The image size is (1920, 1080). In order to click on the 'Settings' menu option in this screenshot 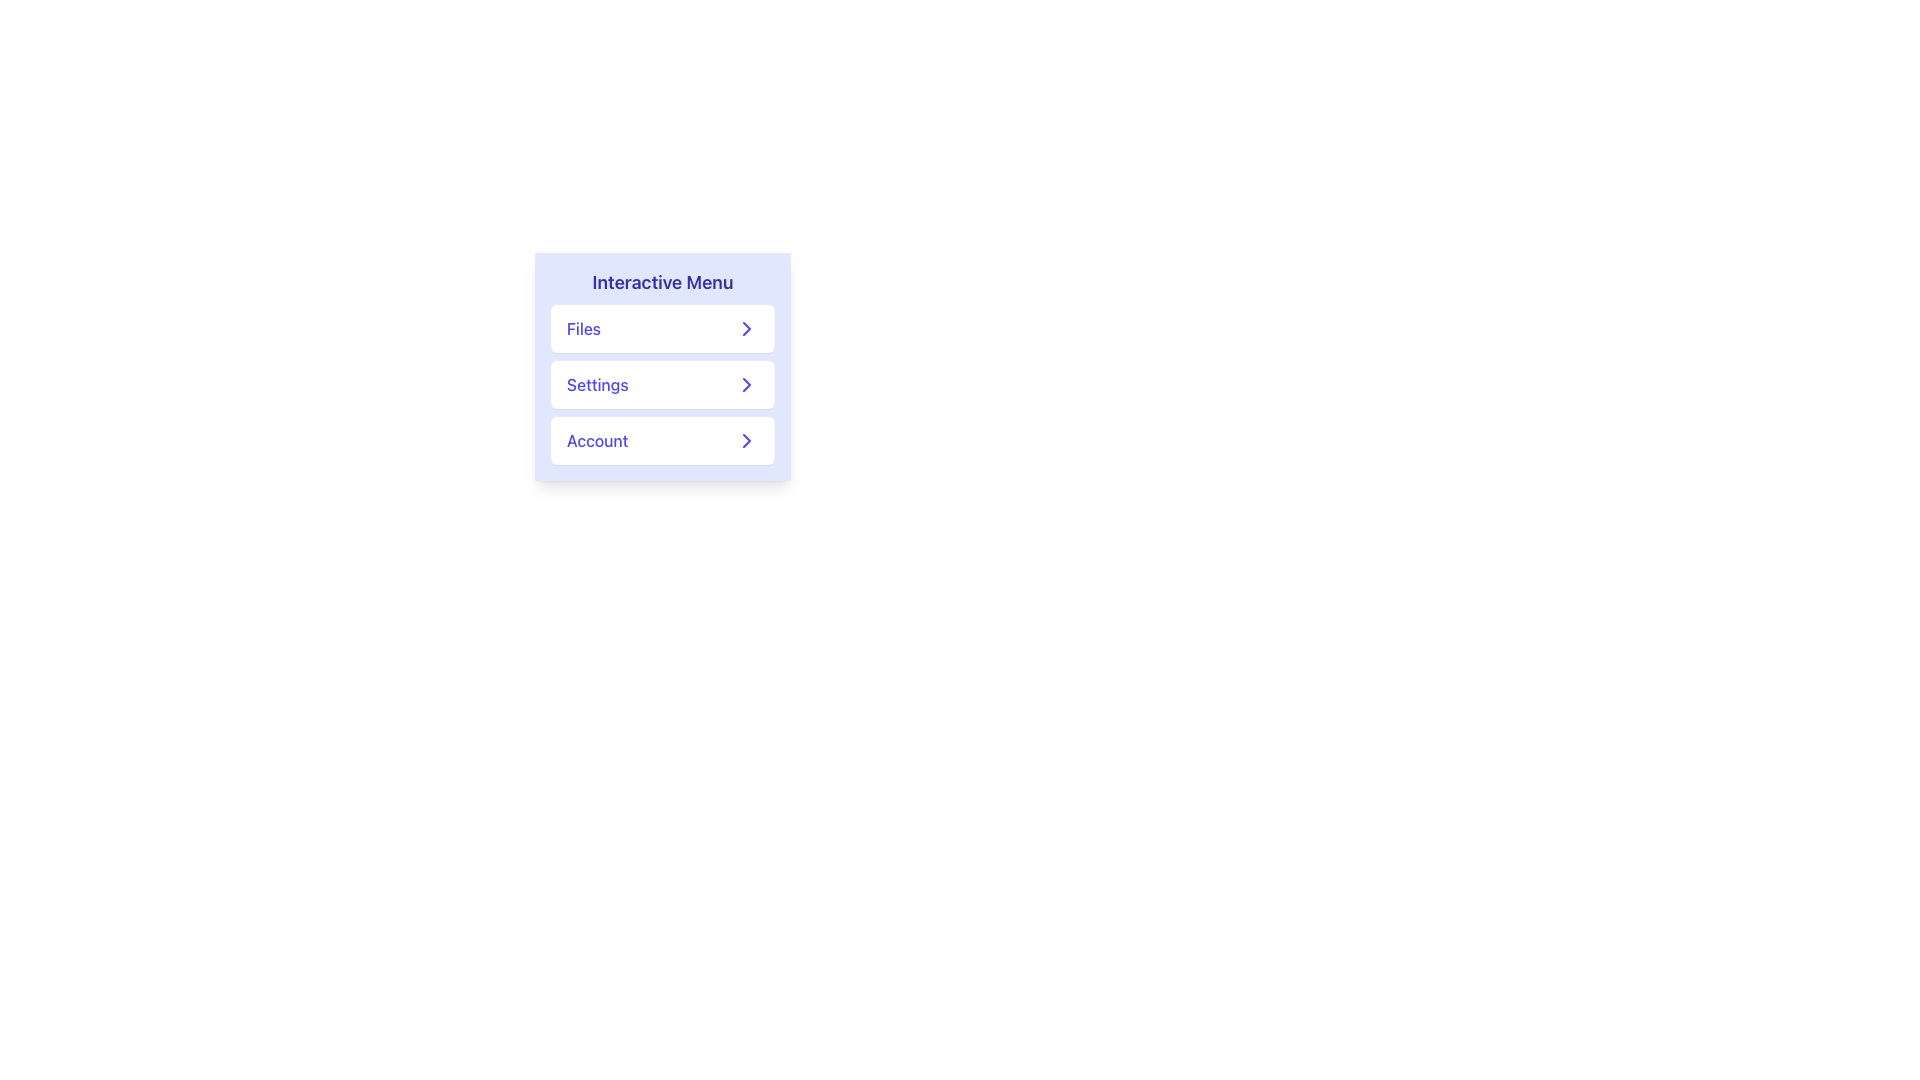, I will do `click(662, 385)`.